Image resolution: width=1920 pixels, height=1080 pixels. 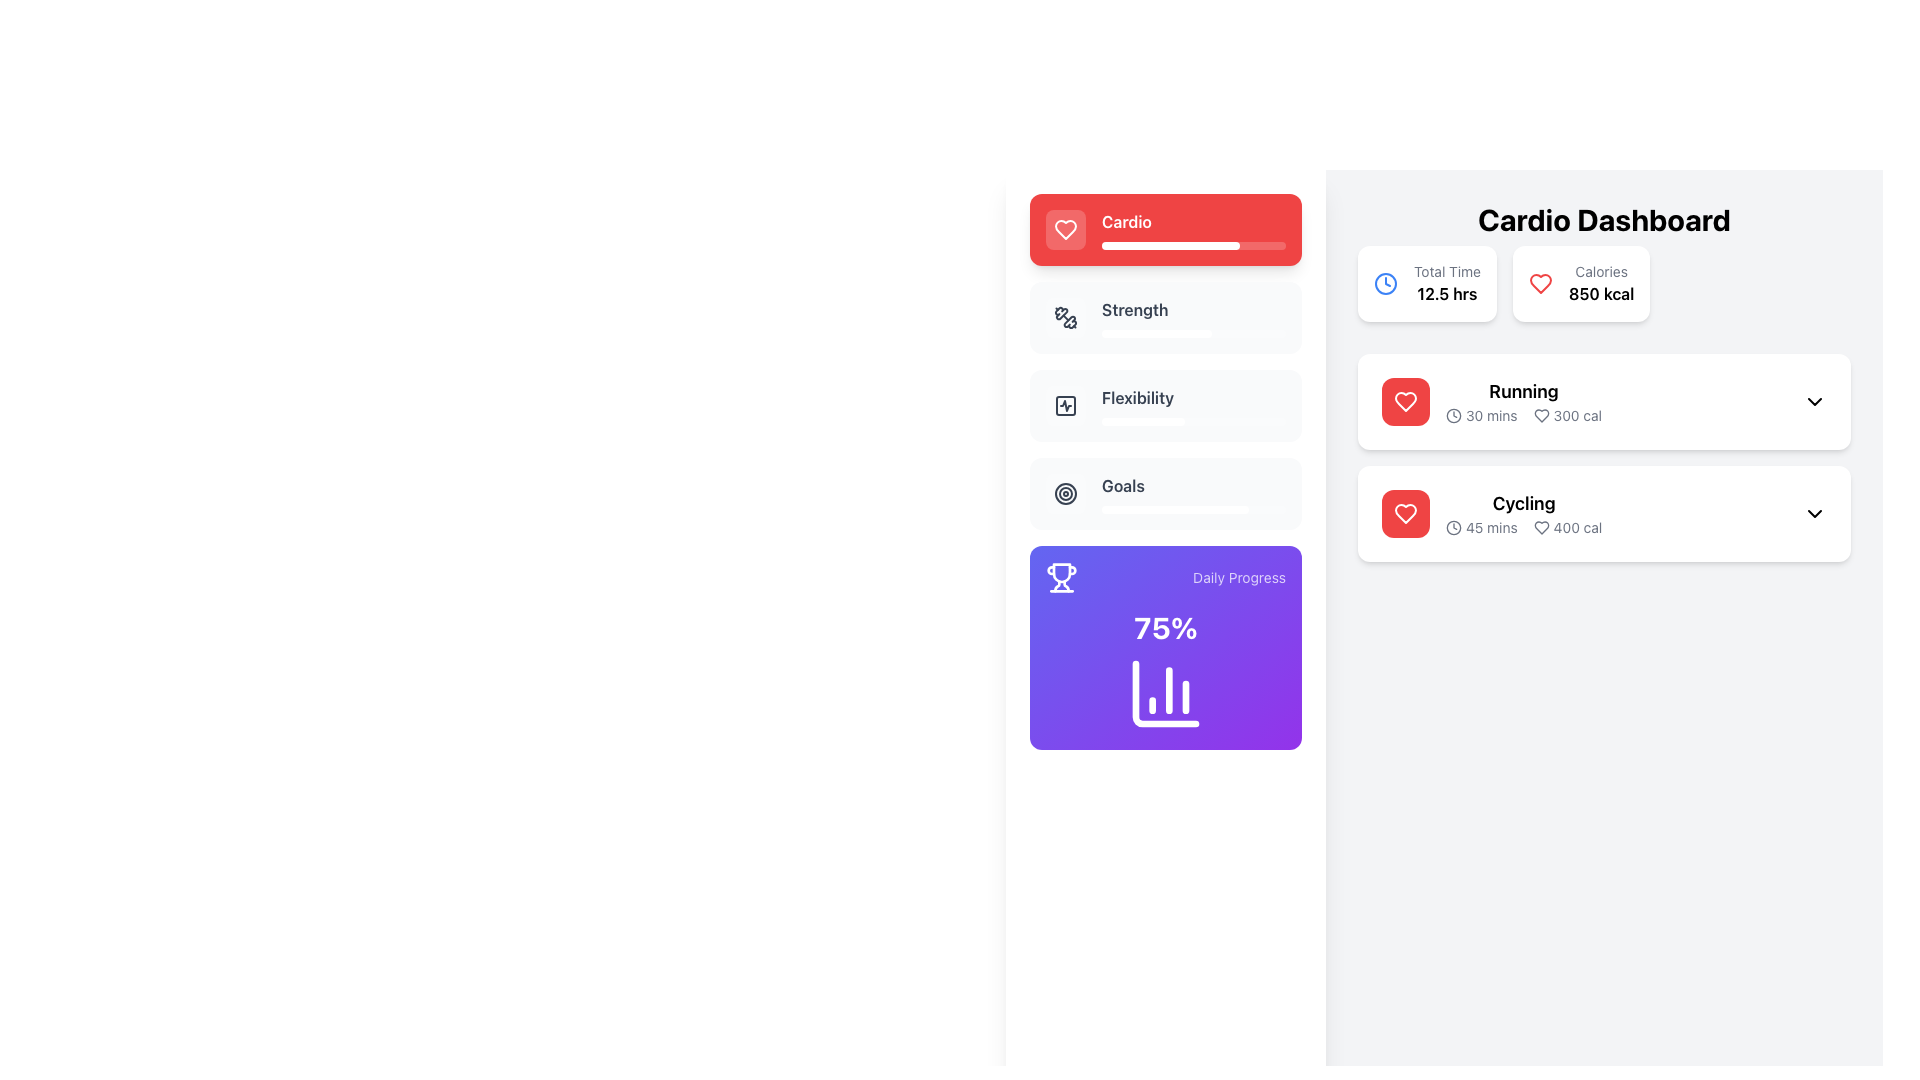 What do you see at coordinates (1604, 401) in the screenshot?
I see `the top list item in the 'Cardio Dashboard' section, which features a red background with a white heart icon and bold text reading 'Running'` at bounding box center [1604, 401].